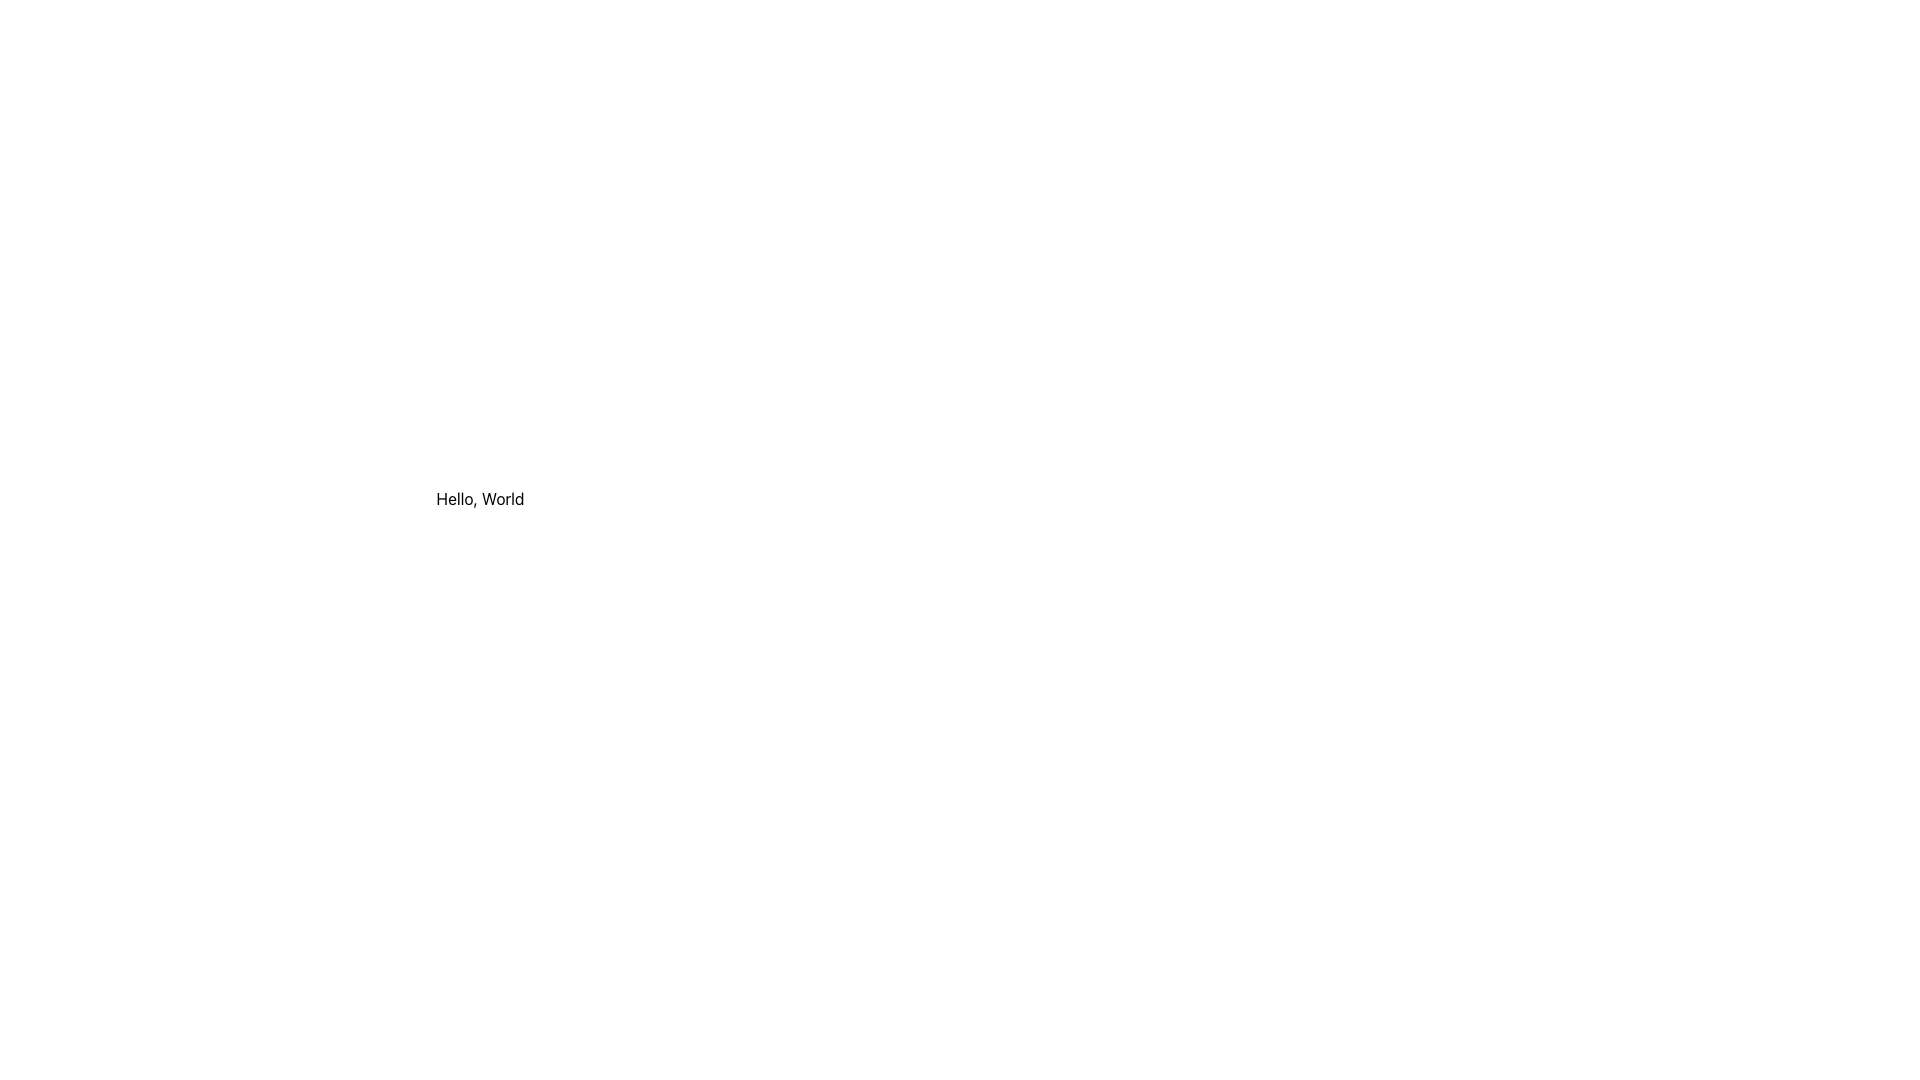 This screenshot has height=1080, width=1920. Describe the element at coordinates (480, 497) in the screenshot. I see `the Static Text Display that shows 'Hello, World', which is centered within a white box` at that location.